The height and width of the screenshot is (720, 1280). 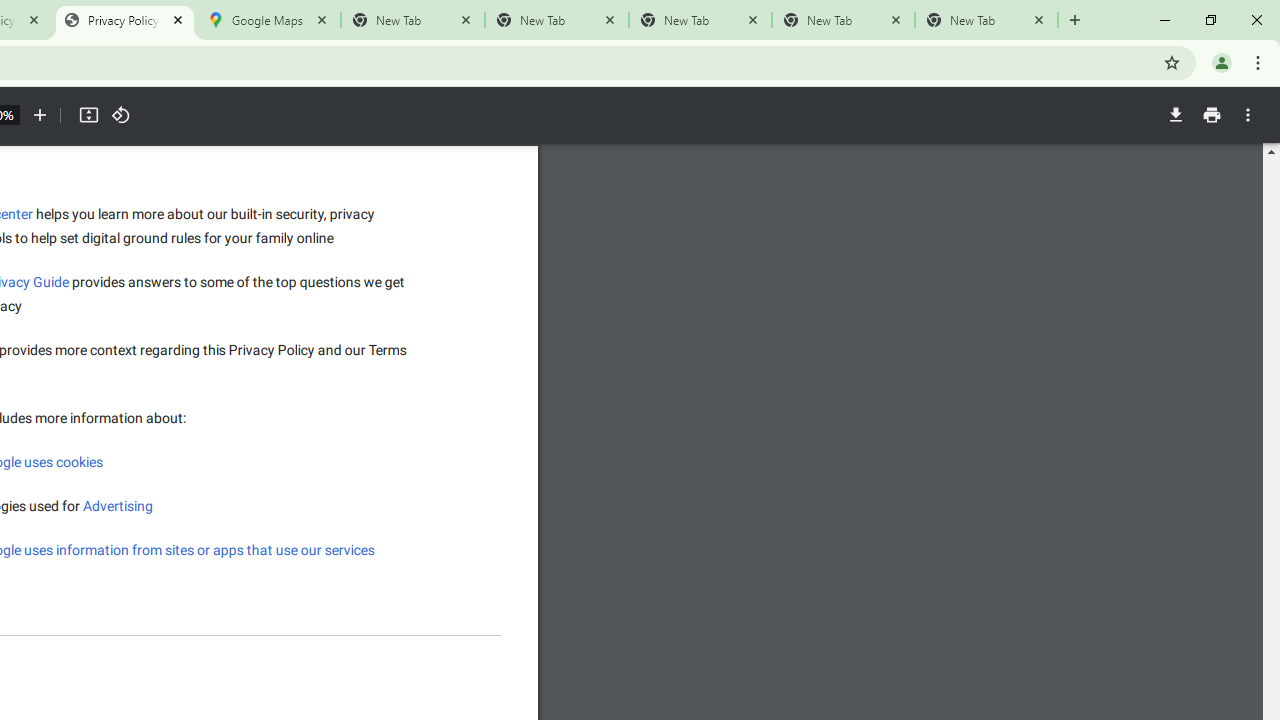 I want to click on 'More actions', so click(x=1247, y=115).